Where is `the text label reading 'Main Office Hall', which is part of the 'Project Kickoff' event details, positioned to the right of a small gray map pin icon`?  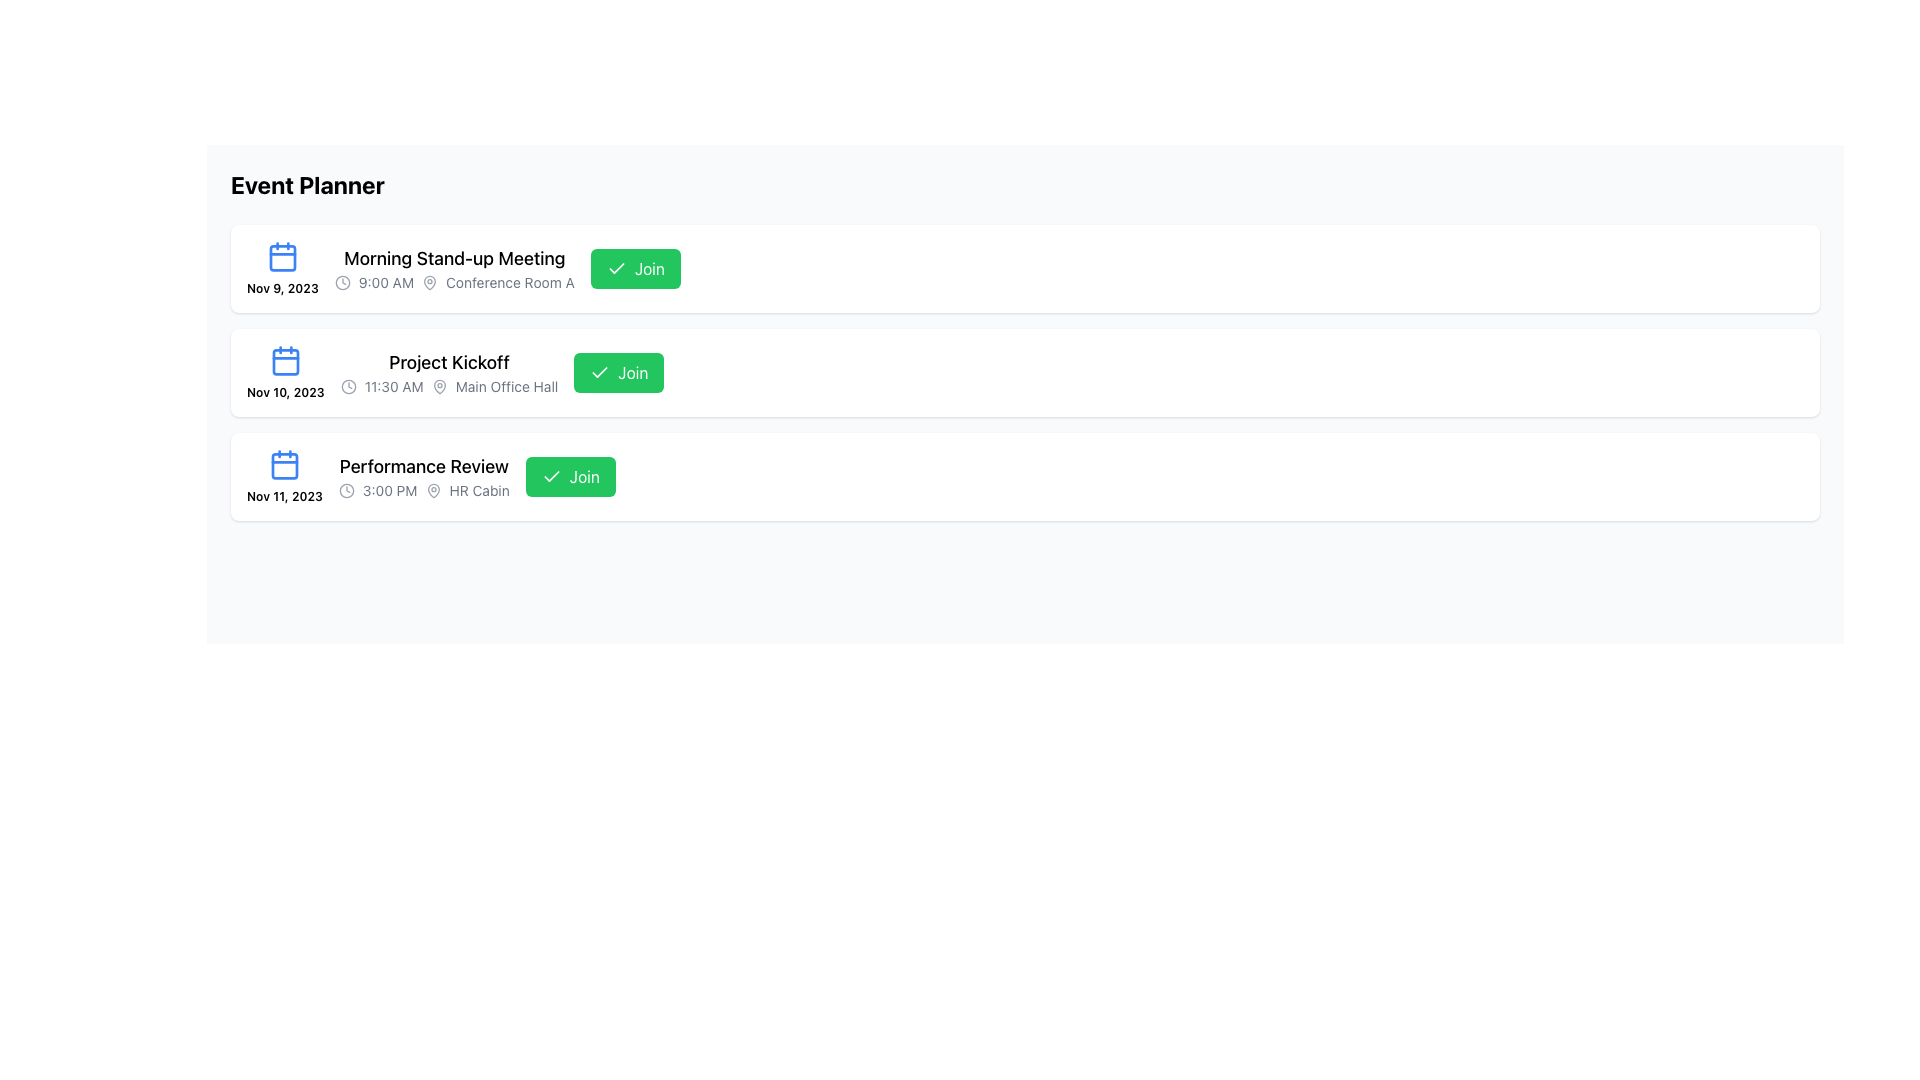
the text label reading 'Main Office Hall', which is part of the 'Project Kickoff' event details, positioned to the right of a small gray map pin icon is located at coordinates (507, 386).